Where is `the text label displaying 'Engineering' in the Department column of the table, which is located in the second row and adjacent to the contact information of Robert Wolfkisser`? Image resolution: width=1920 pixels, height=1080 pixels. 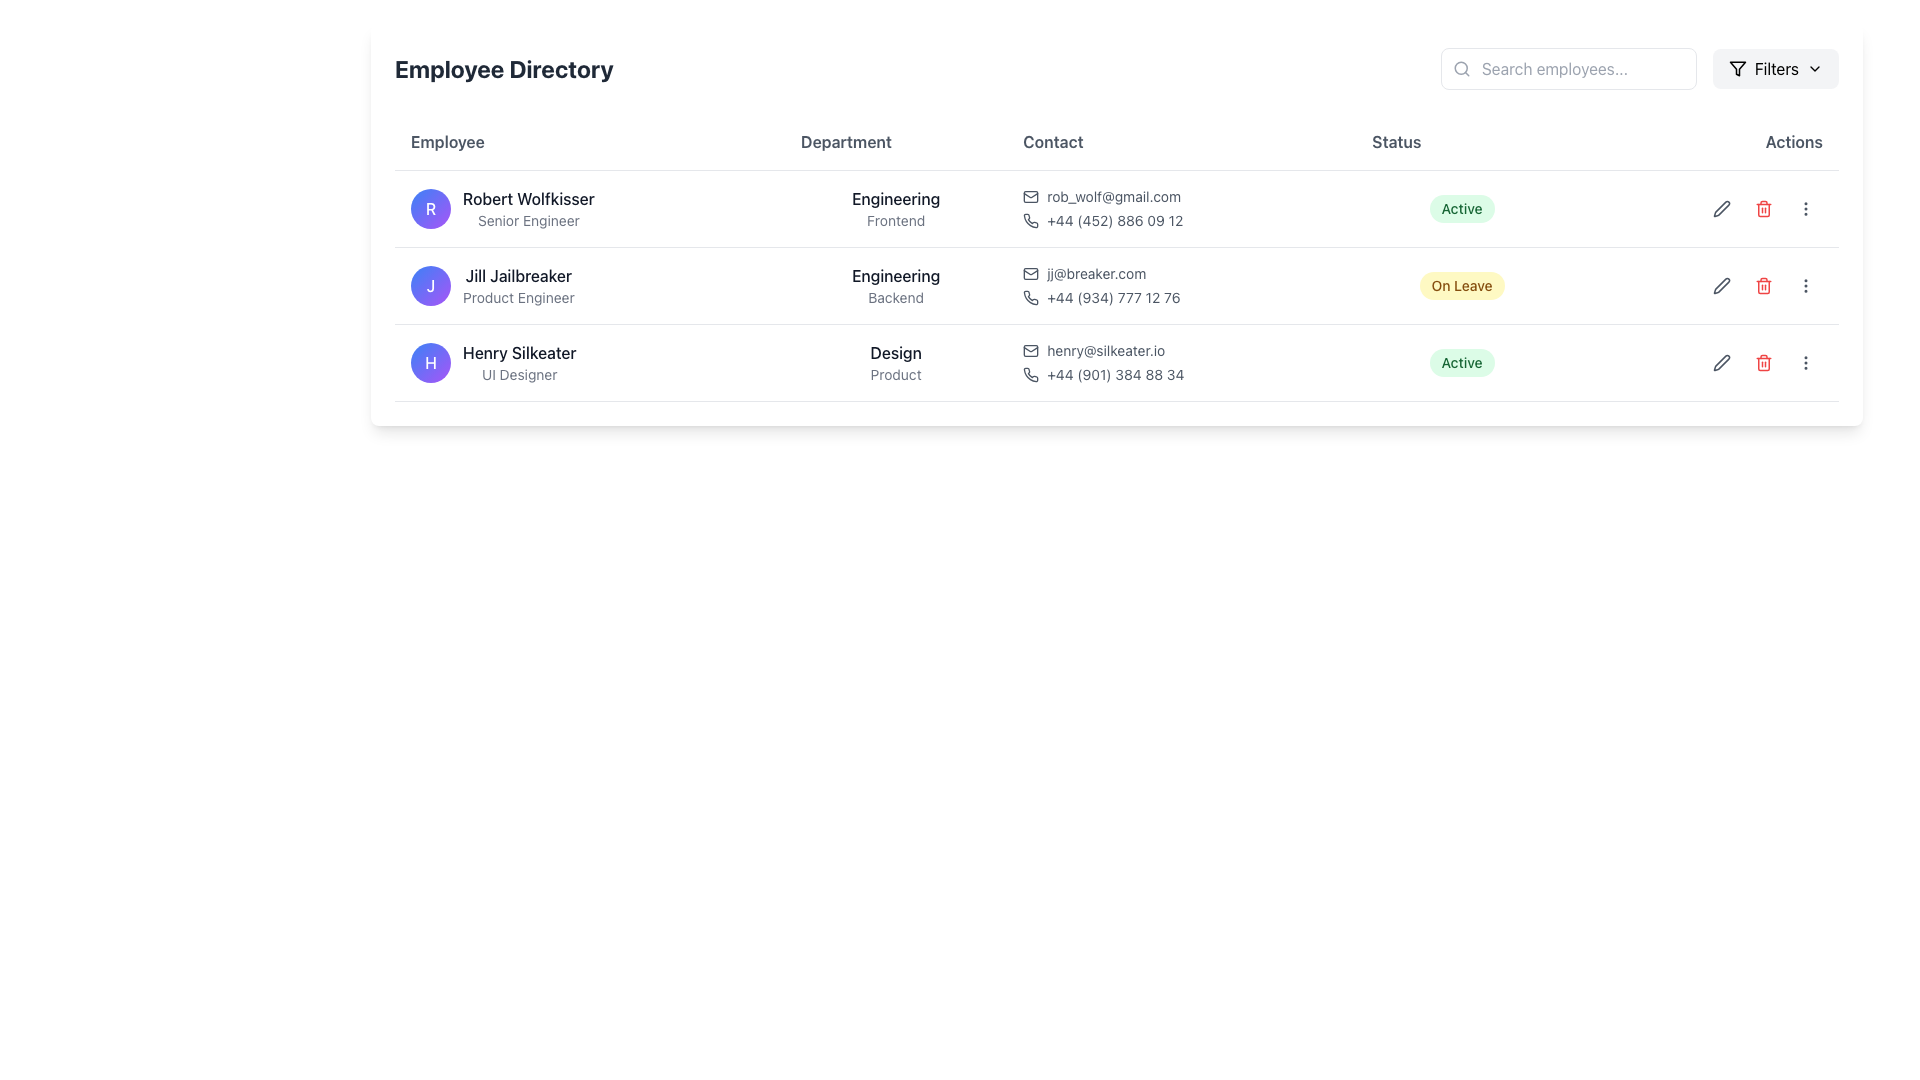
the text label displaying 'Engineering' in the Department column of the table, which is located in the second row and adjacent to the contact information of Robert Wolfkisser is located at coordinates (895, 199).